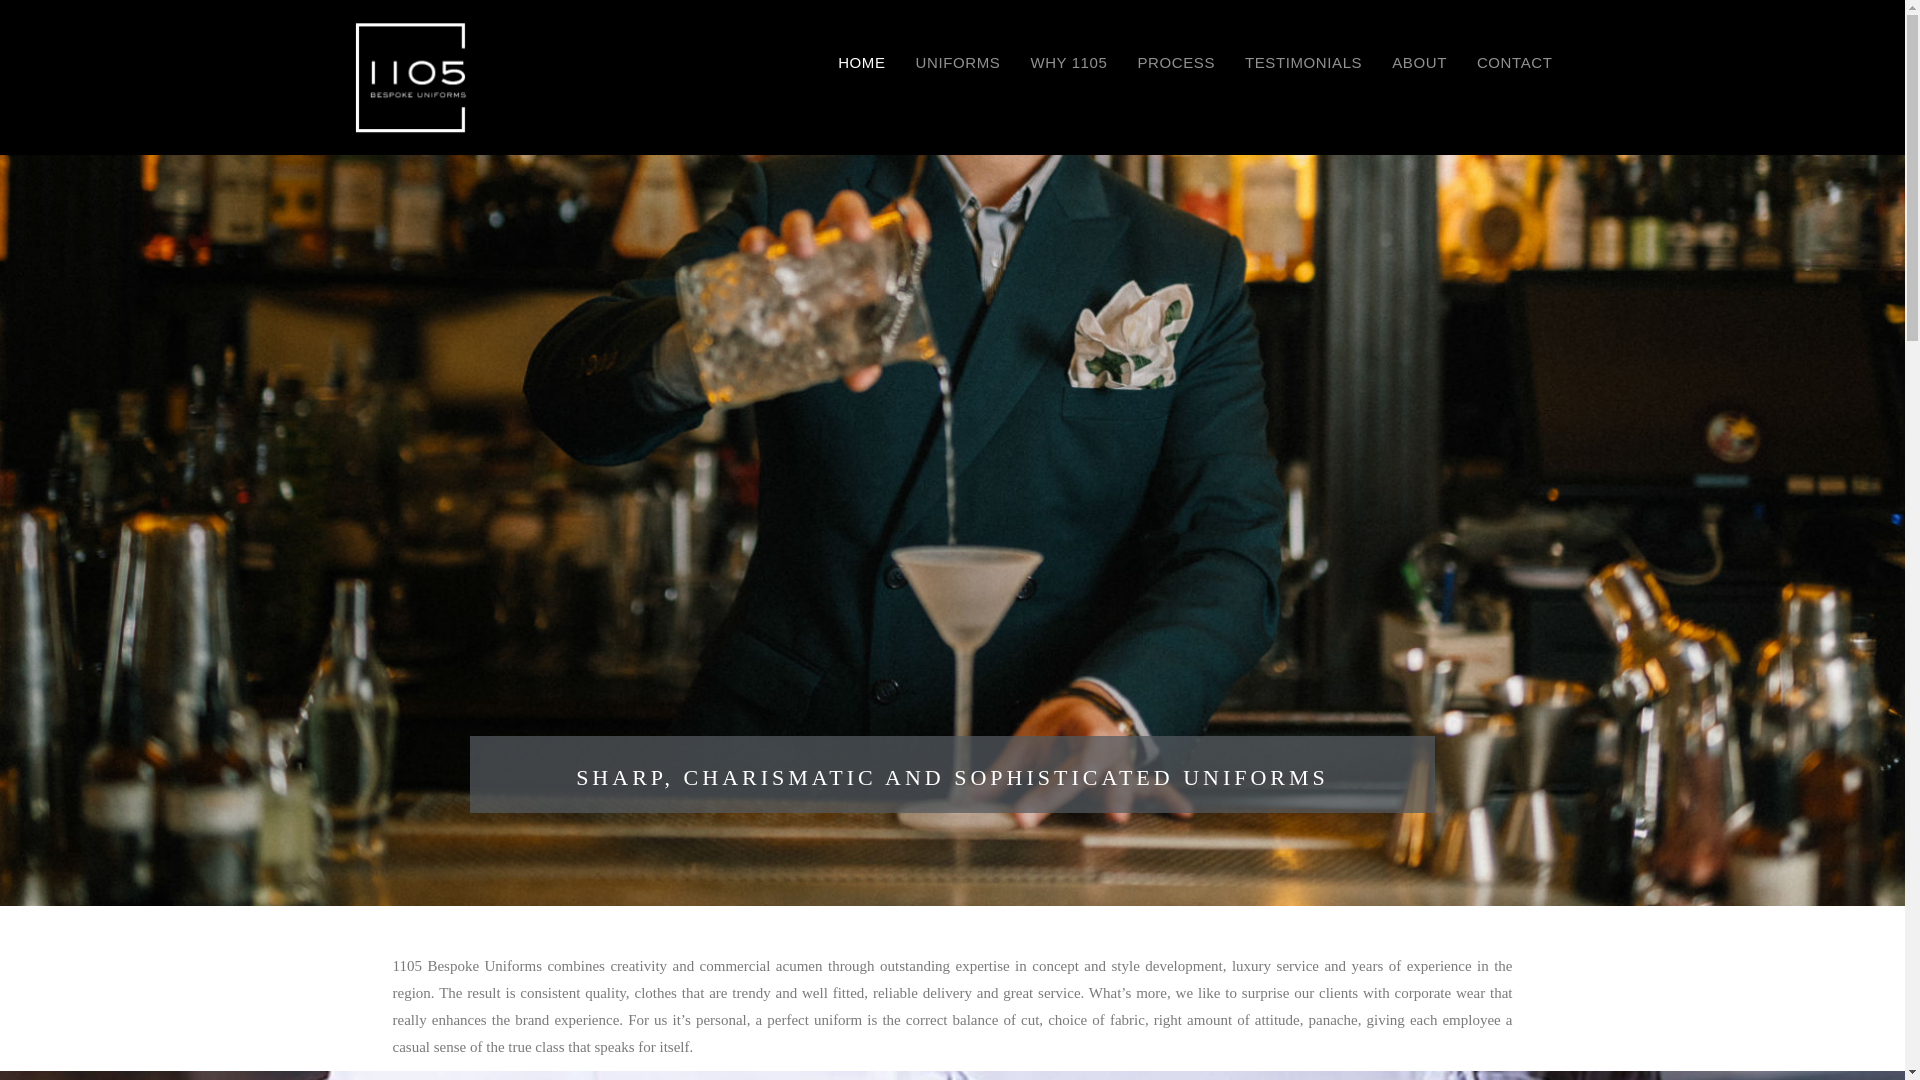 The height and width of the screenshot is (1080, 1920). Describe the element at coordinates (861, 61) in the screenshot. I see `'HOME'` at that location.